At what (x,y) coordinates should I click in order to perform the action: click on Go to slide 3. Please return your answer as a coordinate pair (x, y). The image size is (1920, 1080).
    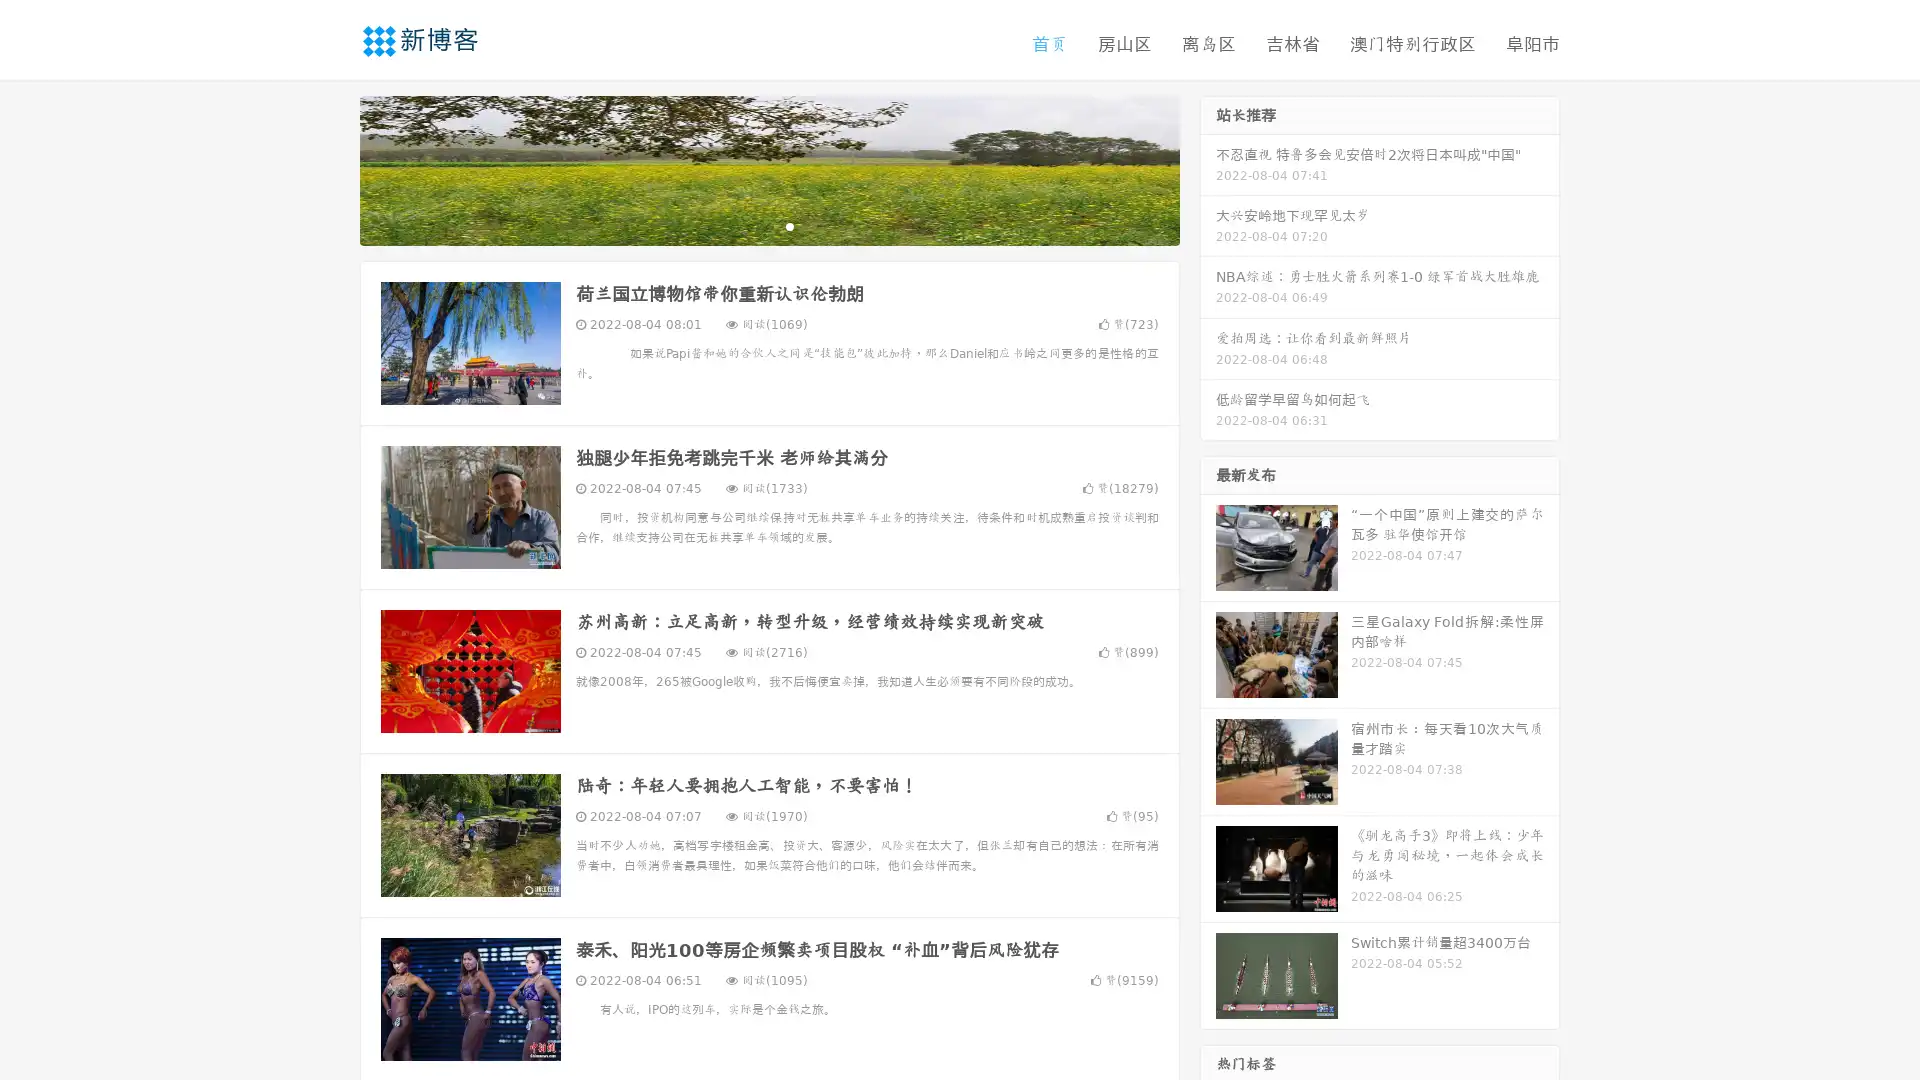
    Looking at the image, I should click on (789, 225).